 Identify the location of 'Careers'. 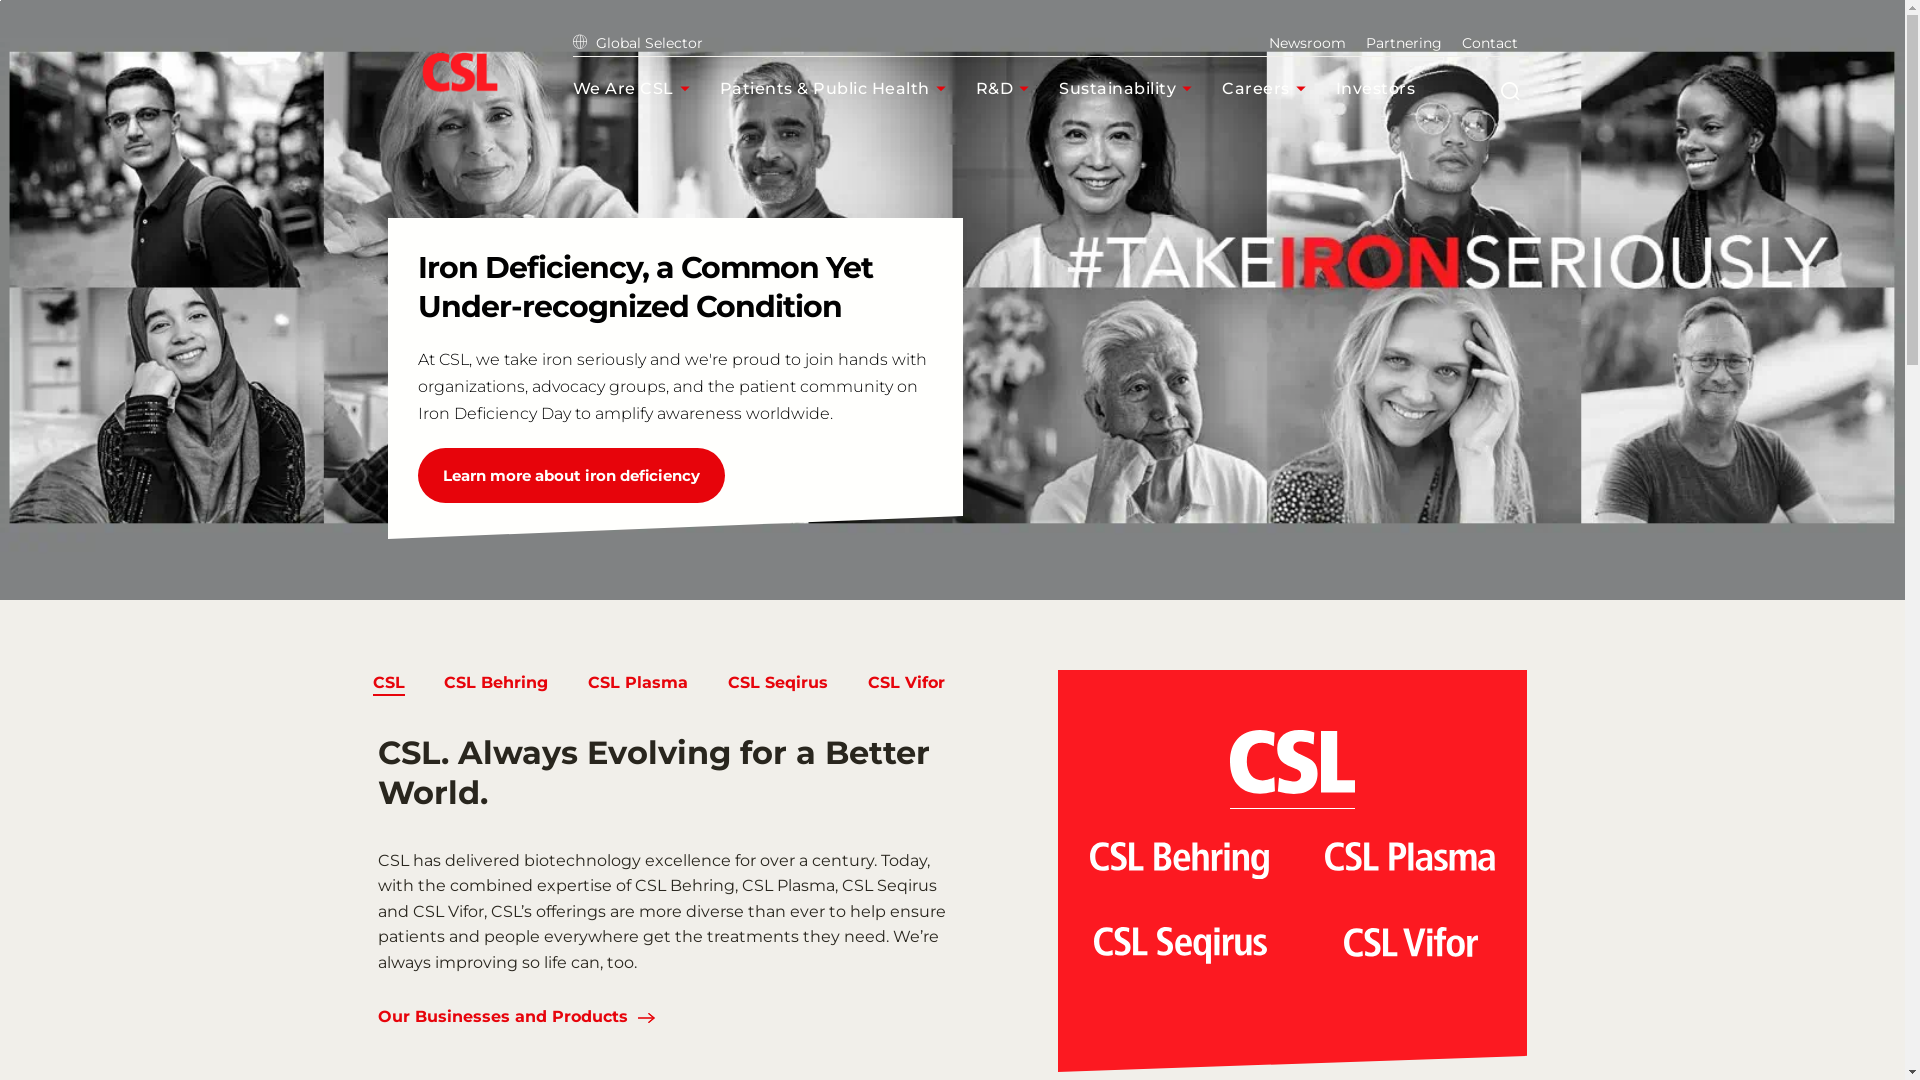
(1221, 87).